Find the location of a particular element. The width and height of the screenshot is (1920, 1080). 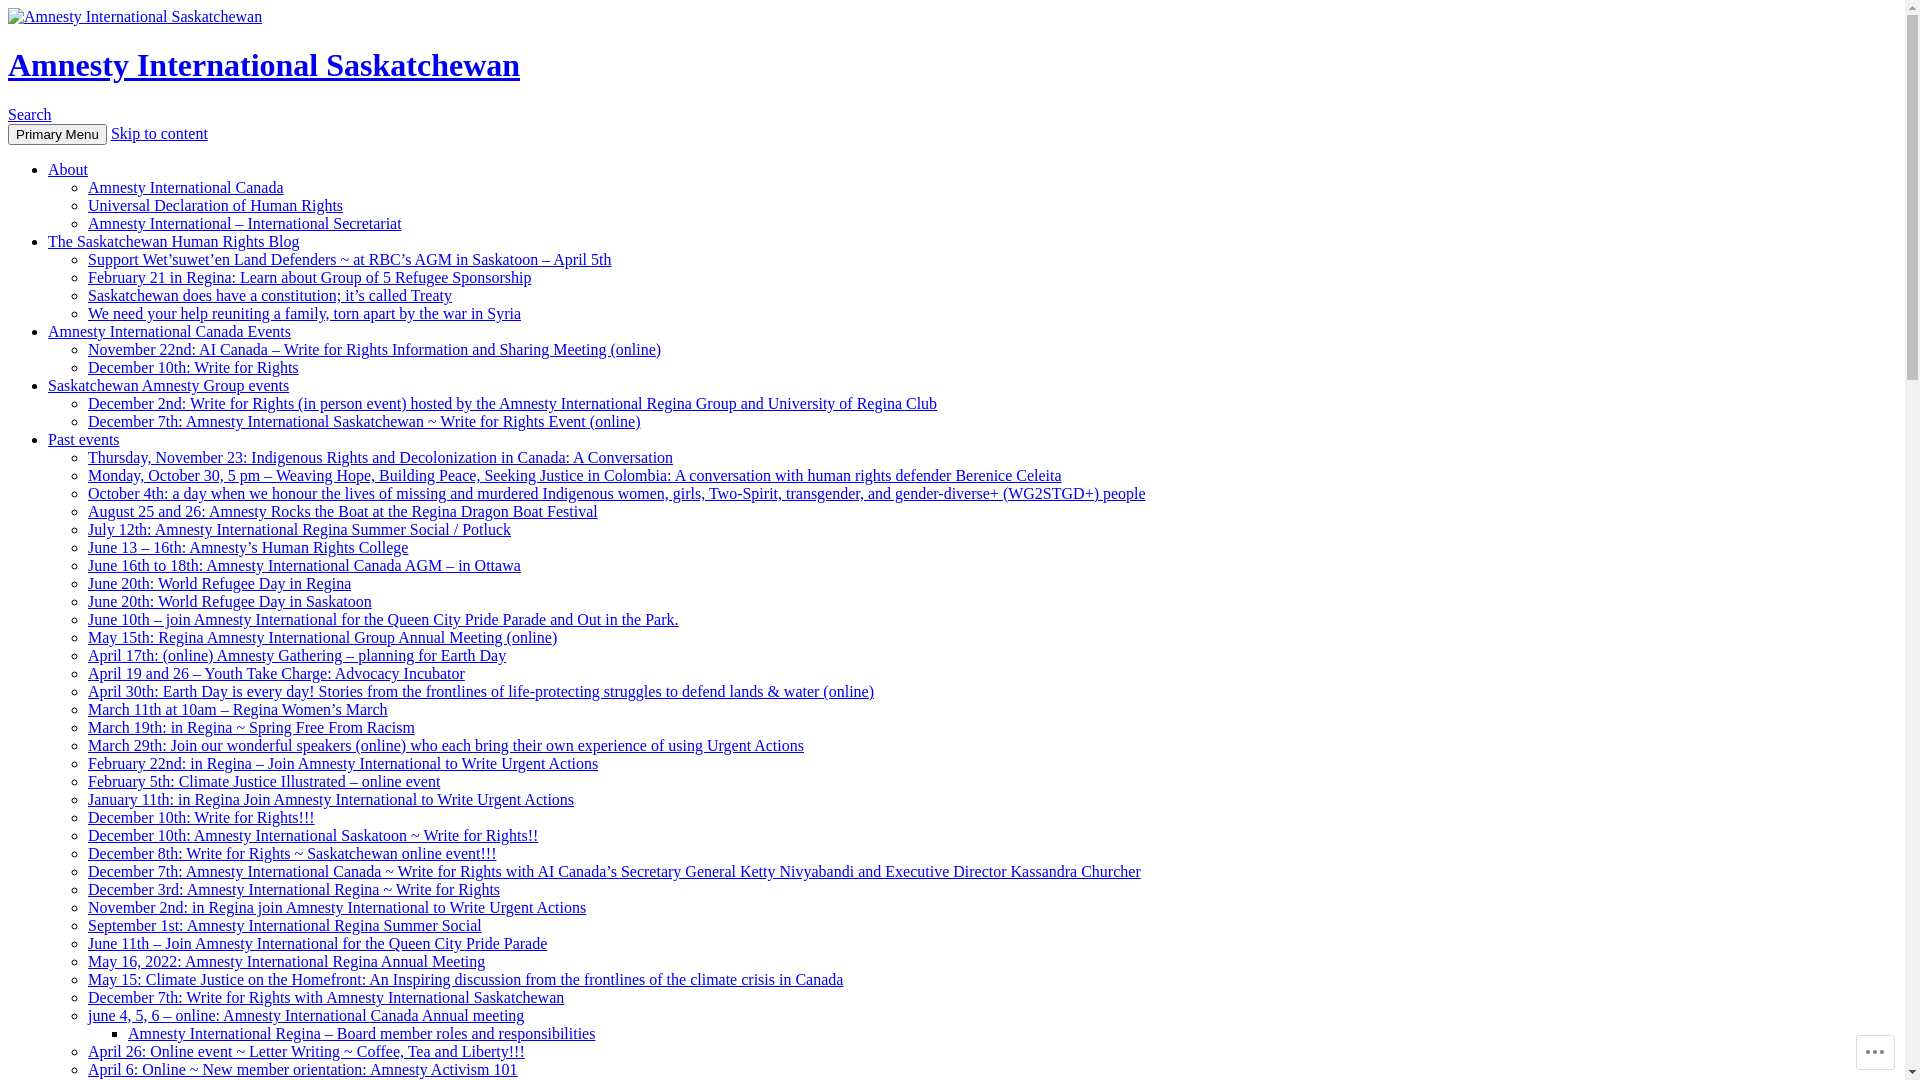

'Amnesty International Canada' is located at coordinates (186, 187).